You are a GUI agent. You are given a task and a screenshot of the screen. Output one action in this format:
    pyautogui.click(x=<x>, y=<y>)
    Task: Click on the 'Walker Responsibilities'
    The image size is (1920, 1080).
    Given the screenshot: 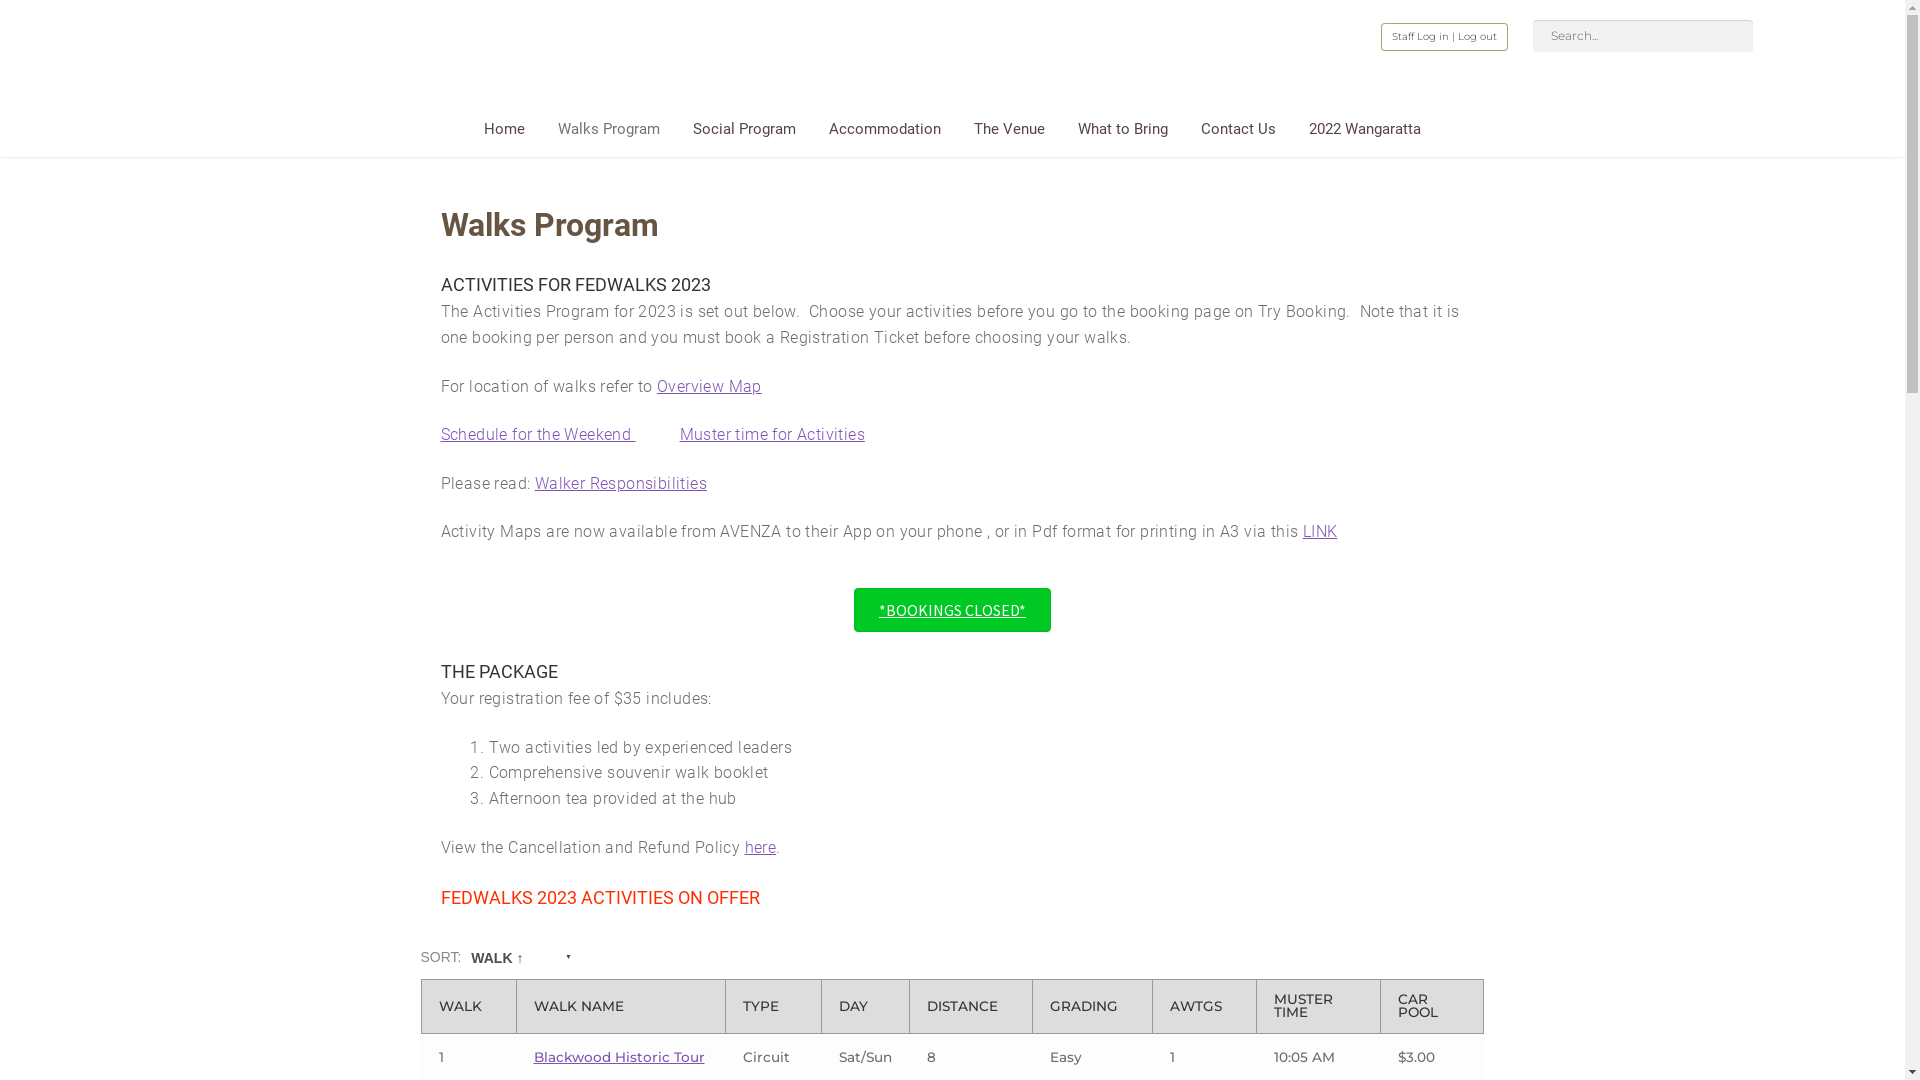 What is the action you would take?
    pyautogui.click(x=619, y=483)
    